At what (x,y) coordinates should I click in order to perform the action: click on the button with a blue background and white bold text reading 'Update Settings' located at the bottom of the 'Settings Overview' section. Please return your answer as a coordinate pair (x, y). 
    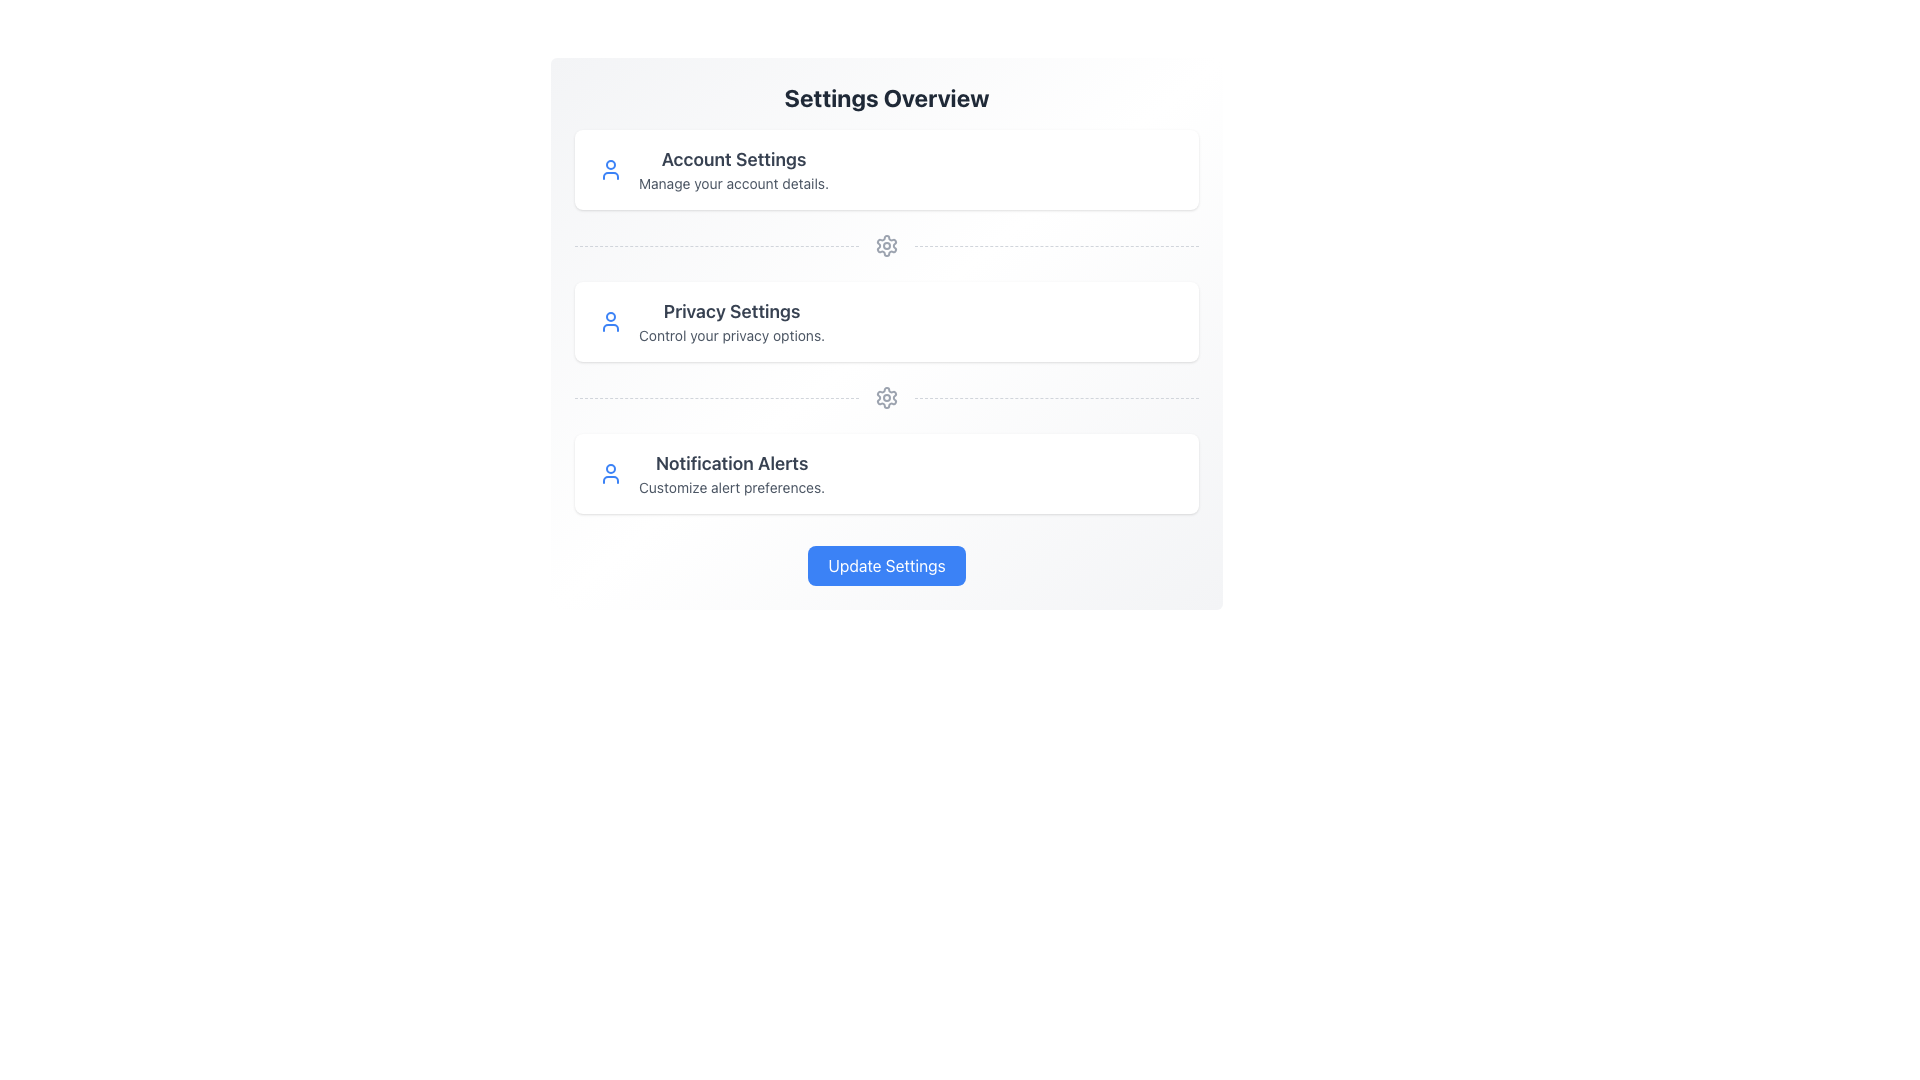
    Looking at the image, I should click on (886, 566).